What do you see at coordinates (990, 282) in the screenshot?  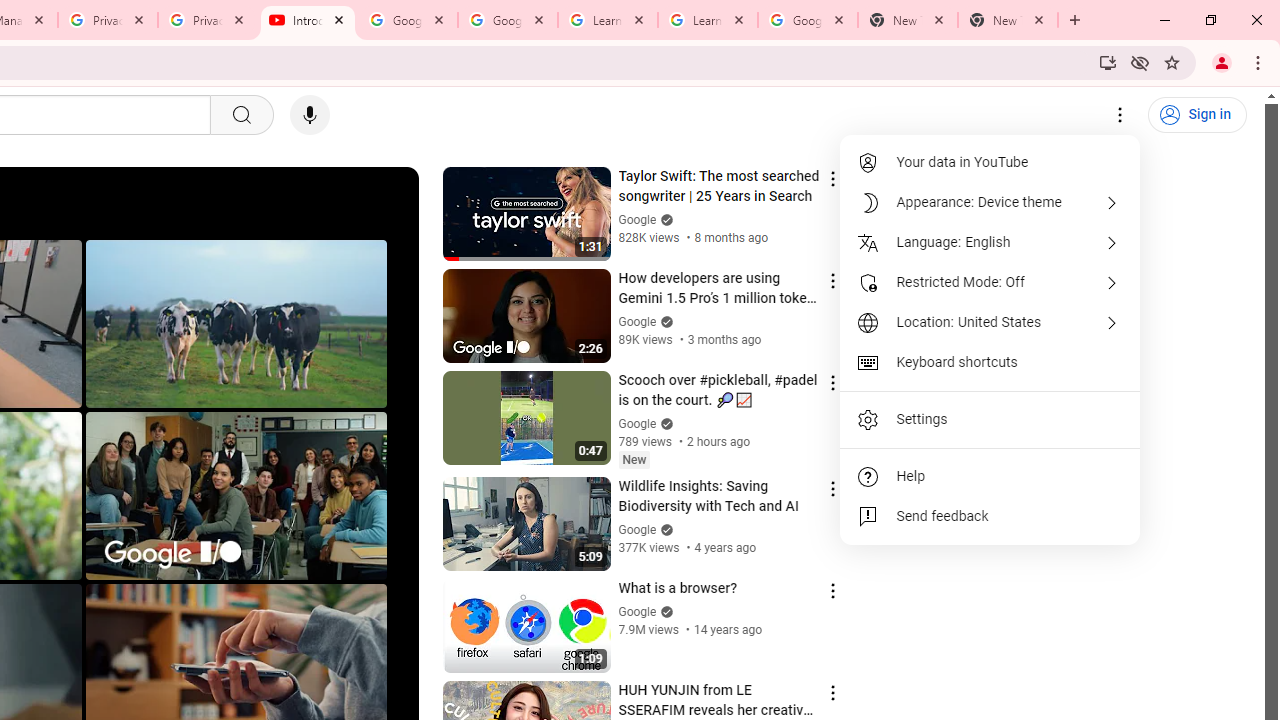 I see `'Restricted Mode: Off'` at bounding box center [990, 282].